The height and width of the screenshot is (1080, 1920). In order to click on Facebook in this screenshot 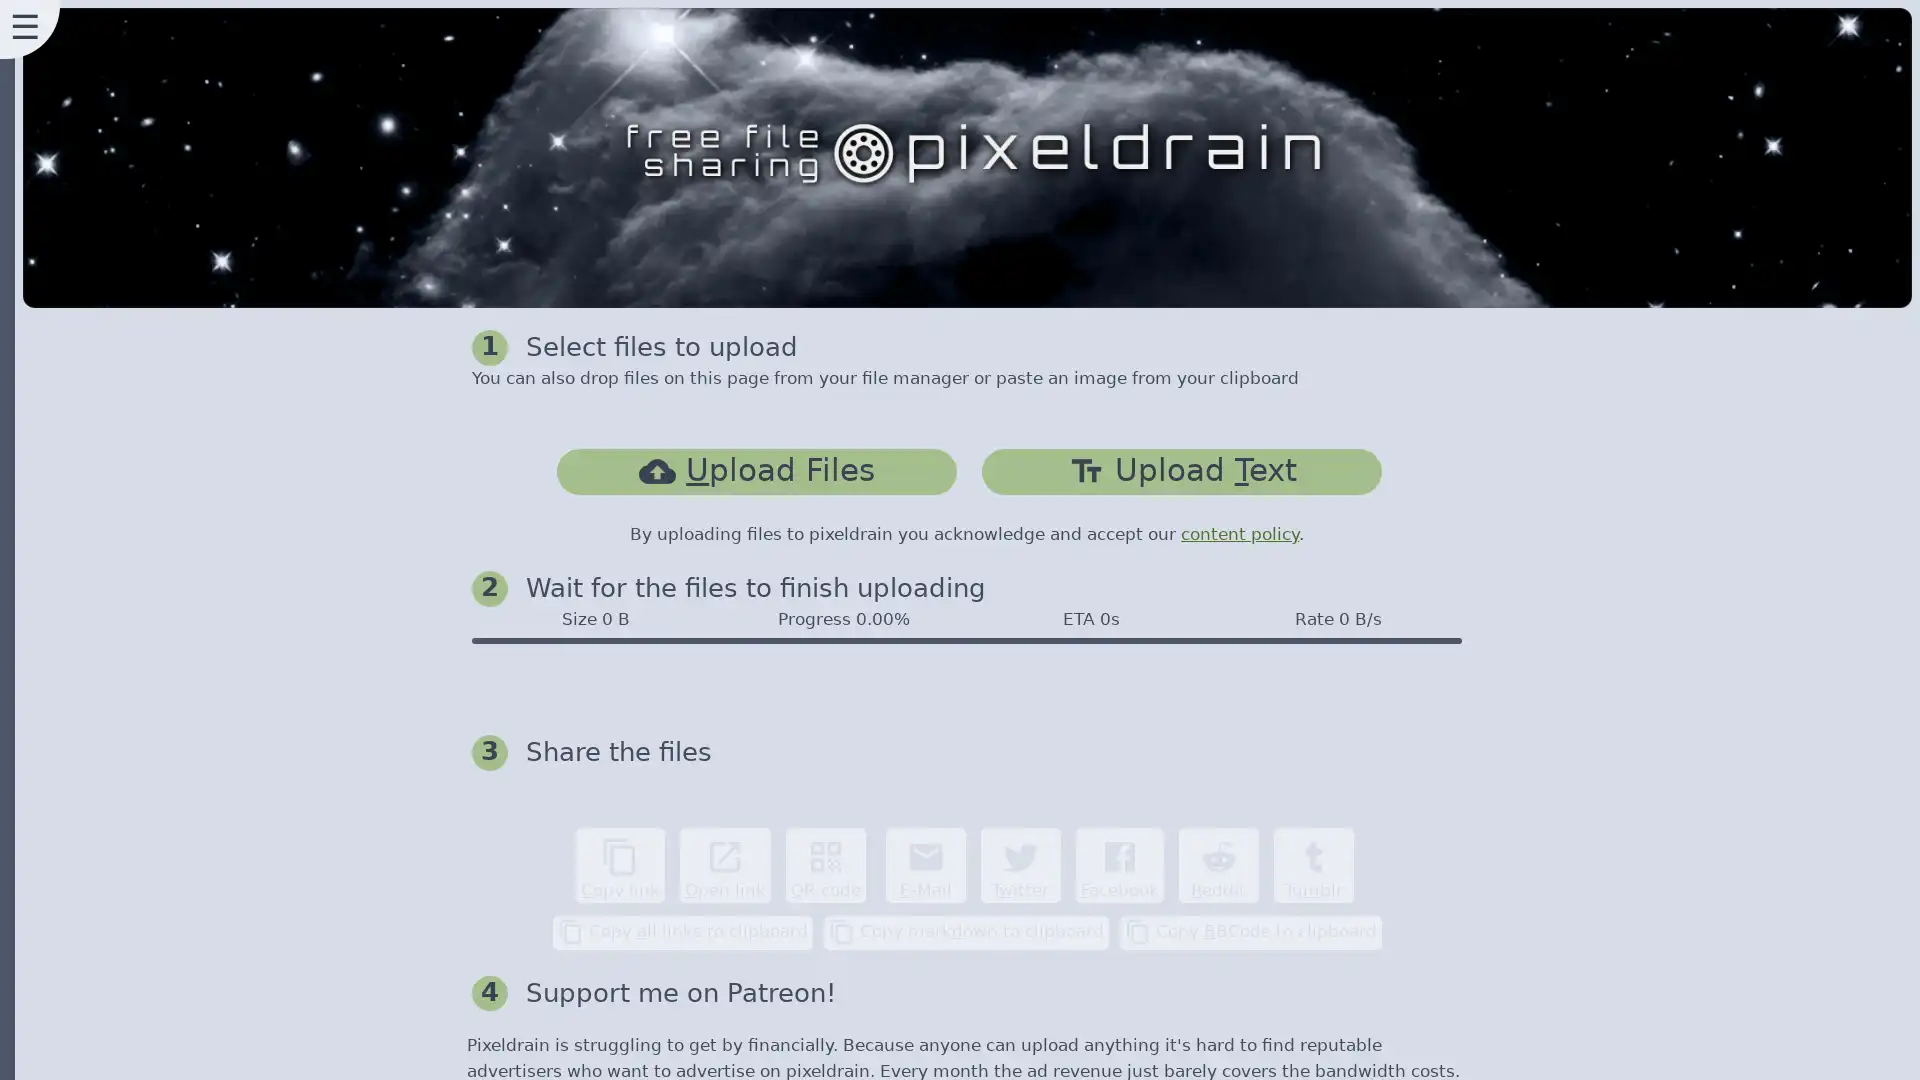, I will do `click(1256, 864)`.